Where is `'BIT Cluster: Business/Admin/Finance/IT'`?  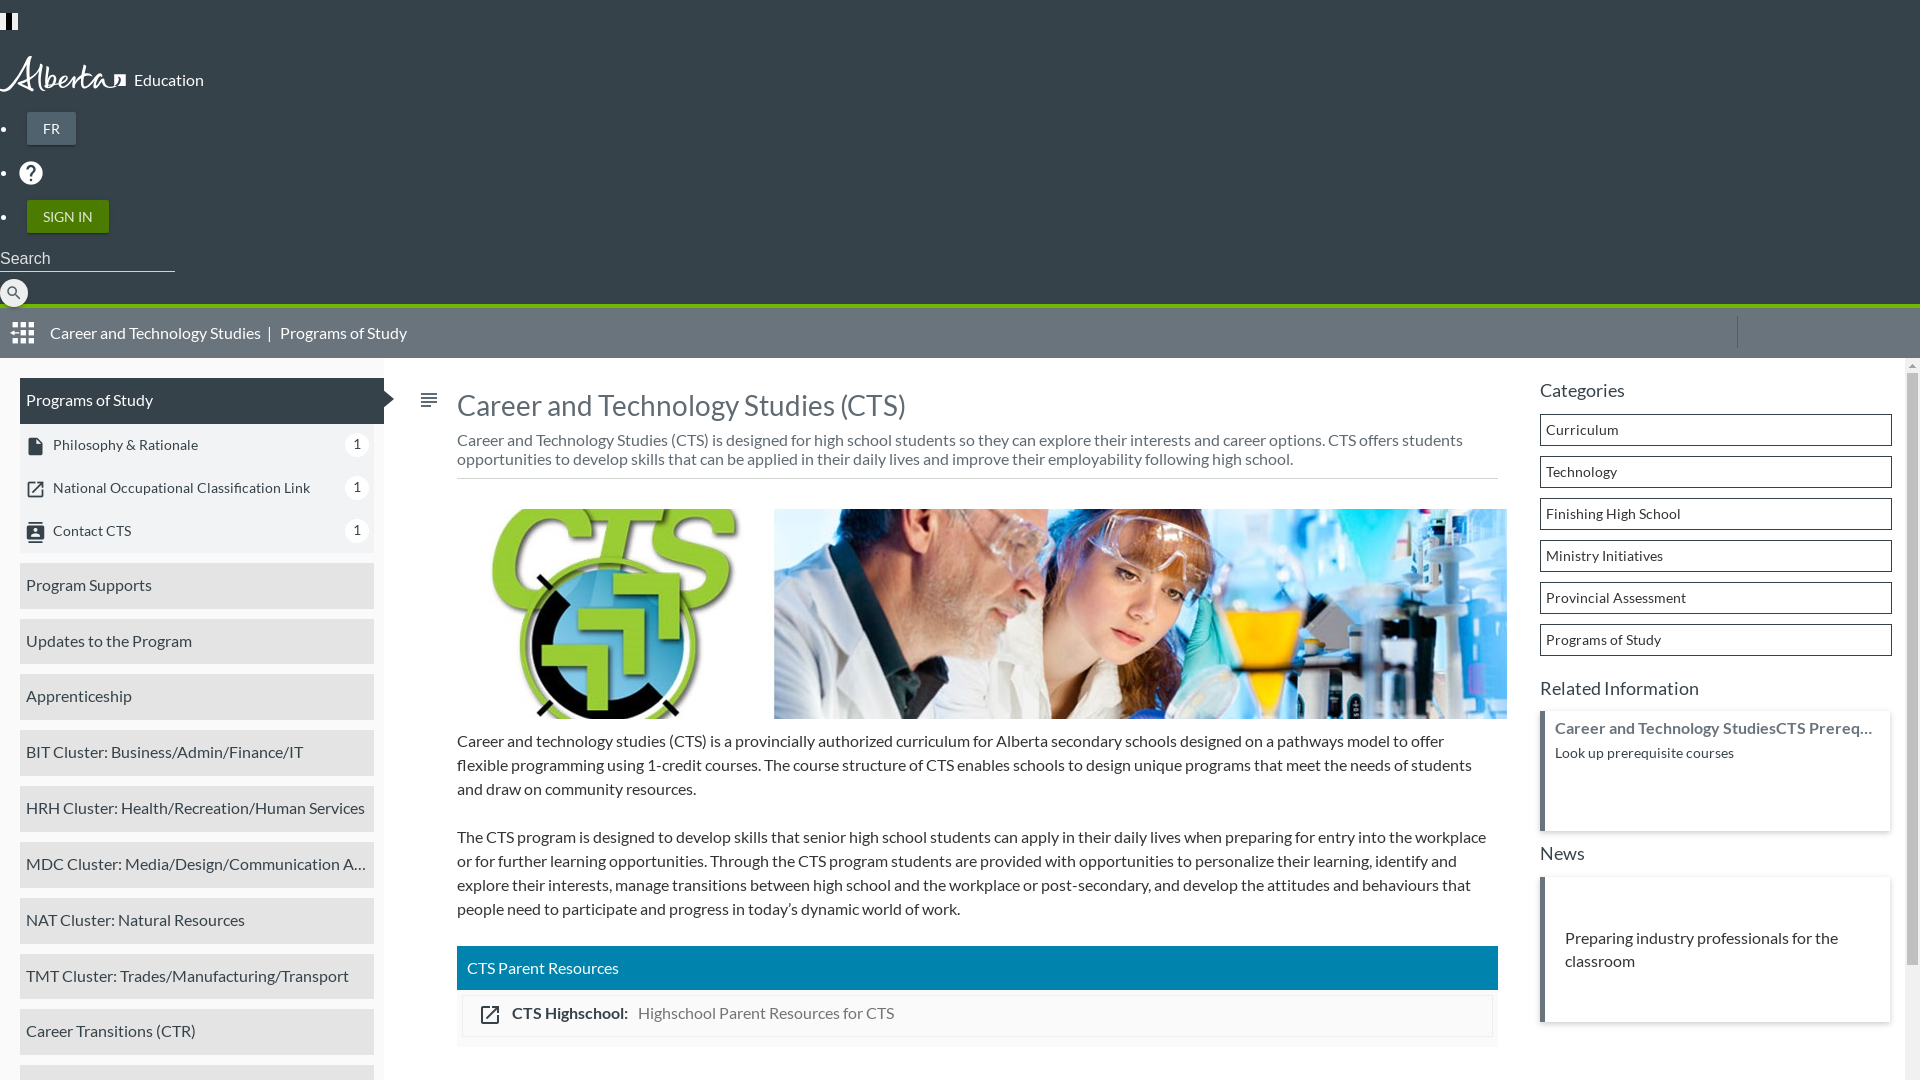 'BIT Cluster: Business/Admin/Finance/IT' is located at coordinates (196, 752).